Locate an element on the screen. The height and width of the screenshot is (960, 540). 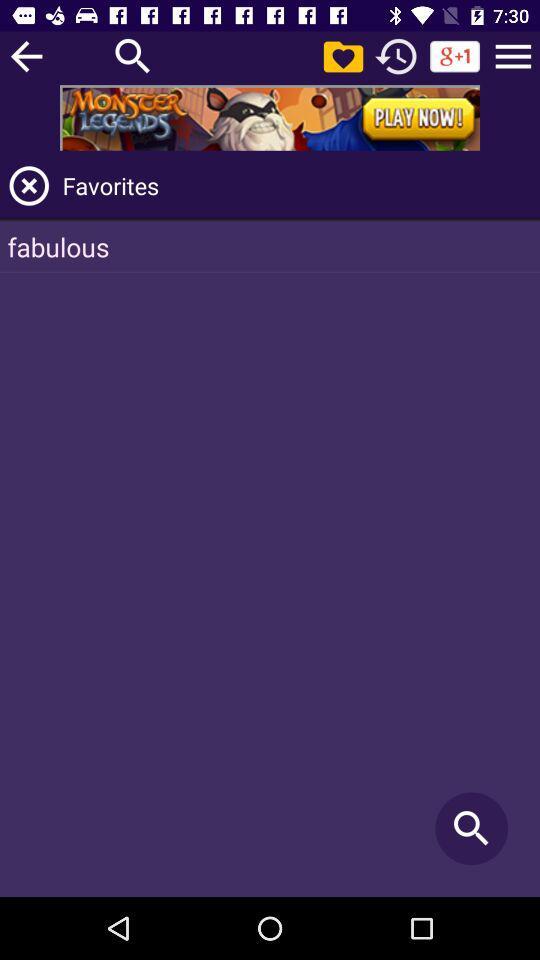
favourites is located at coordinates (28, 185).